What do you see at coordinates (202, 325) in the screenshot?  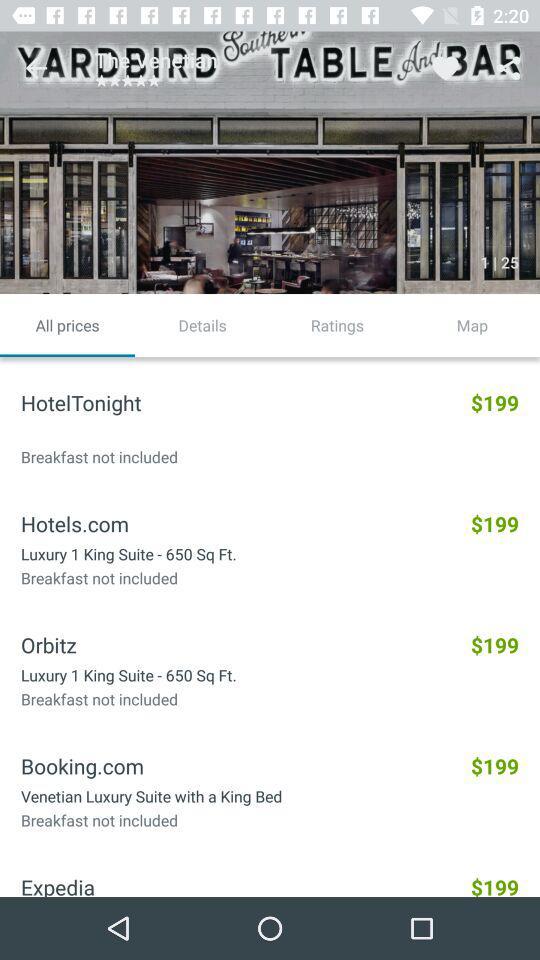 I see `the item next to the ratings` at bounding box center [202, 325].